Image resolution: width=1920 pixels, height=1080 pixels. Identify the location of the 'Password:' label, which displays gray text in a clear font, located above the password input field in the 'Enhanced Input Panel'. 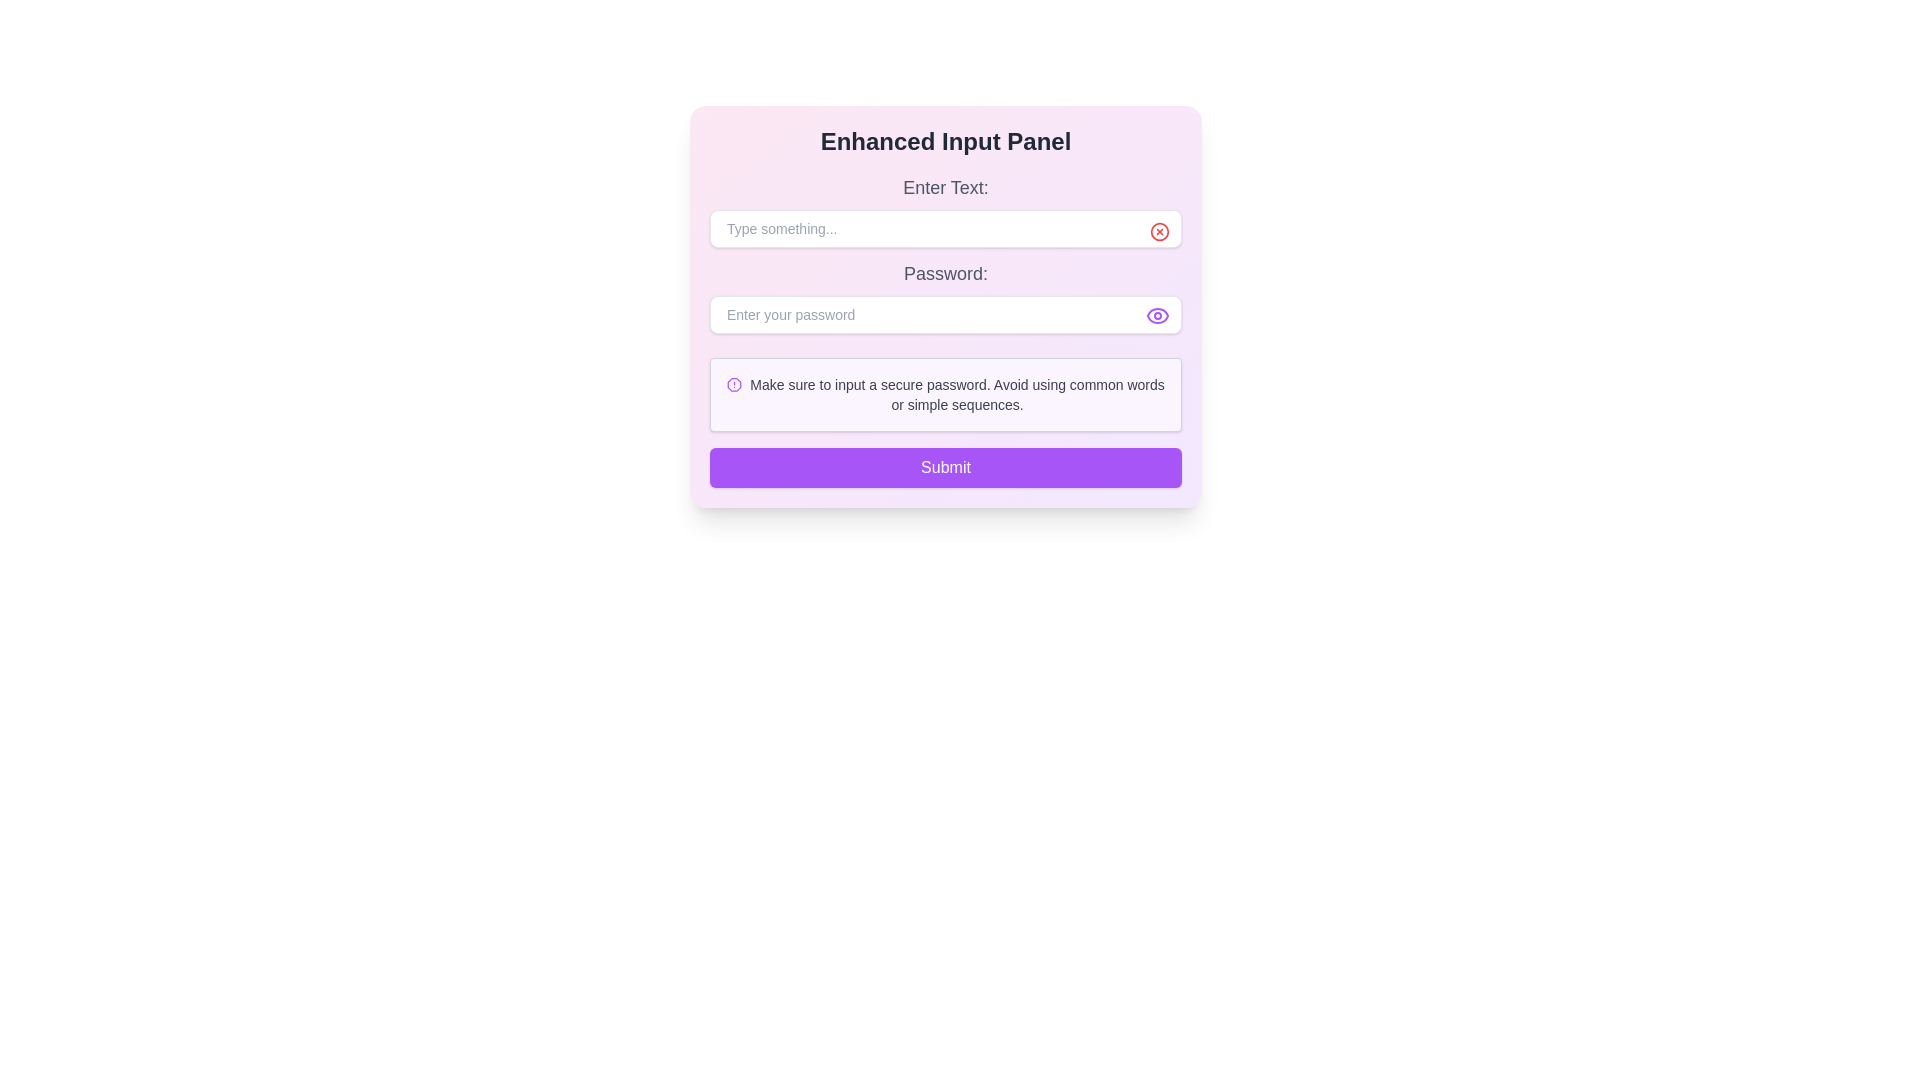
(944, 273).